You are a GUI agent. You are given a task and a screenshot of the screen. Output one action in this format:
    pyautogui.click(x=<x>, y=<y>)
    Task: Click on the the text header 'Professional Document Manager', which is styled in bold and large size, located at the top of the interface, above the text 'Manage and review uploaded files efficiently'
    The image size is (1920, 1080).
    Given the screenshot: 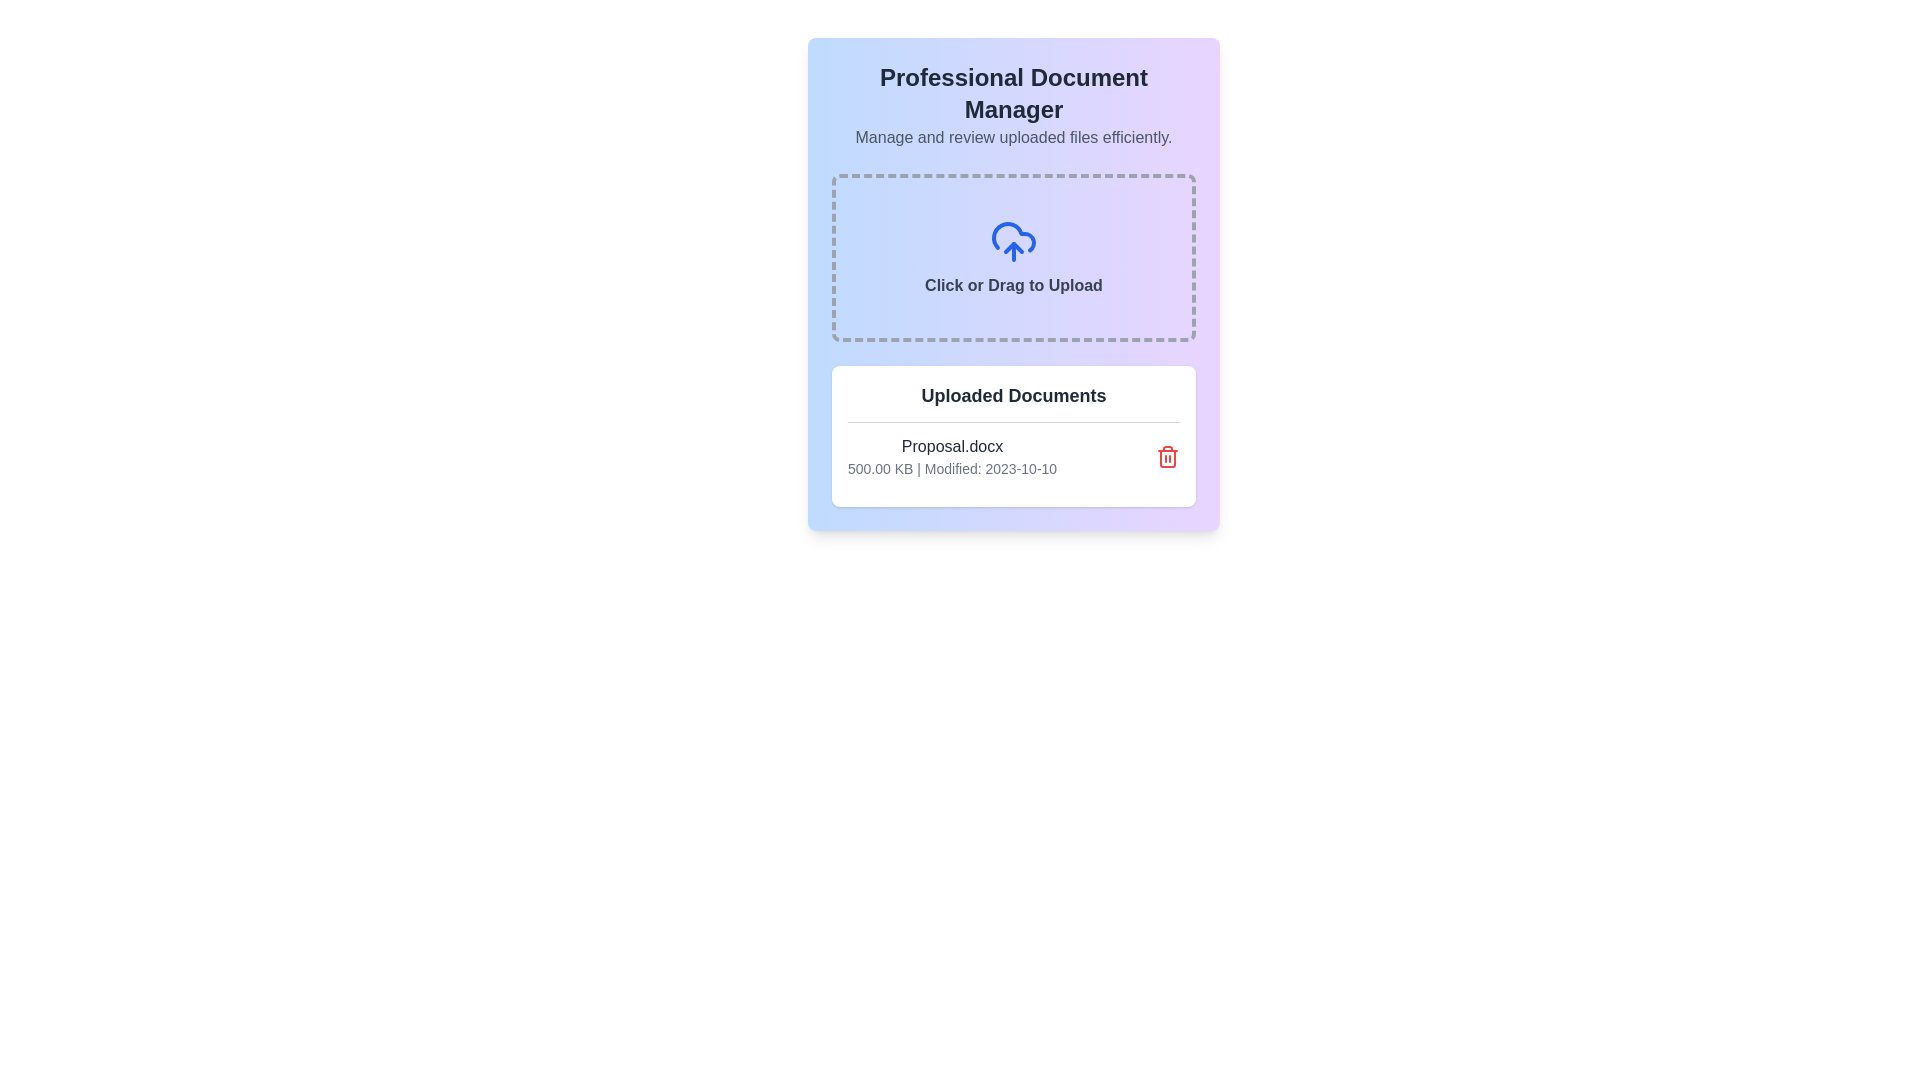 What is the action you would take?
    pyautogui.click(x=1013, y=93)
    